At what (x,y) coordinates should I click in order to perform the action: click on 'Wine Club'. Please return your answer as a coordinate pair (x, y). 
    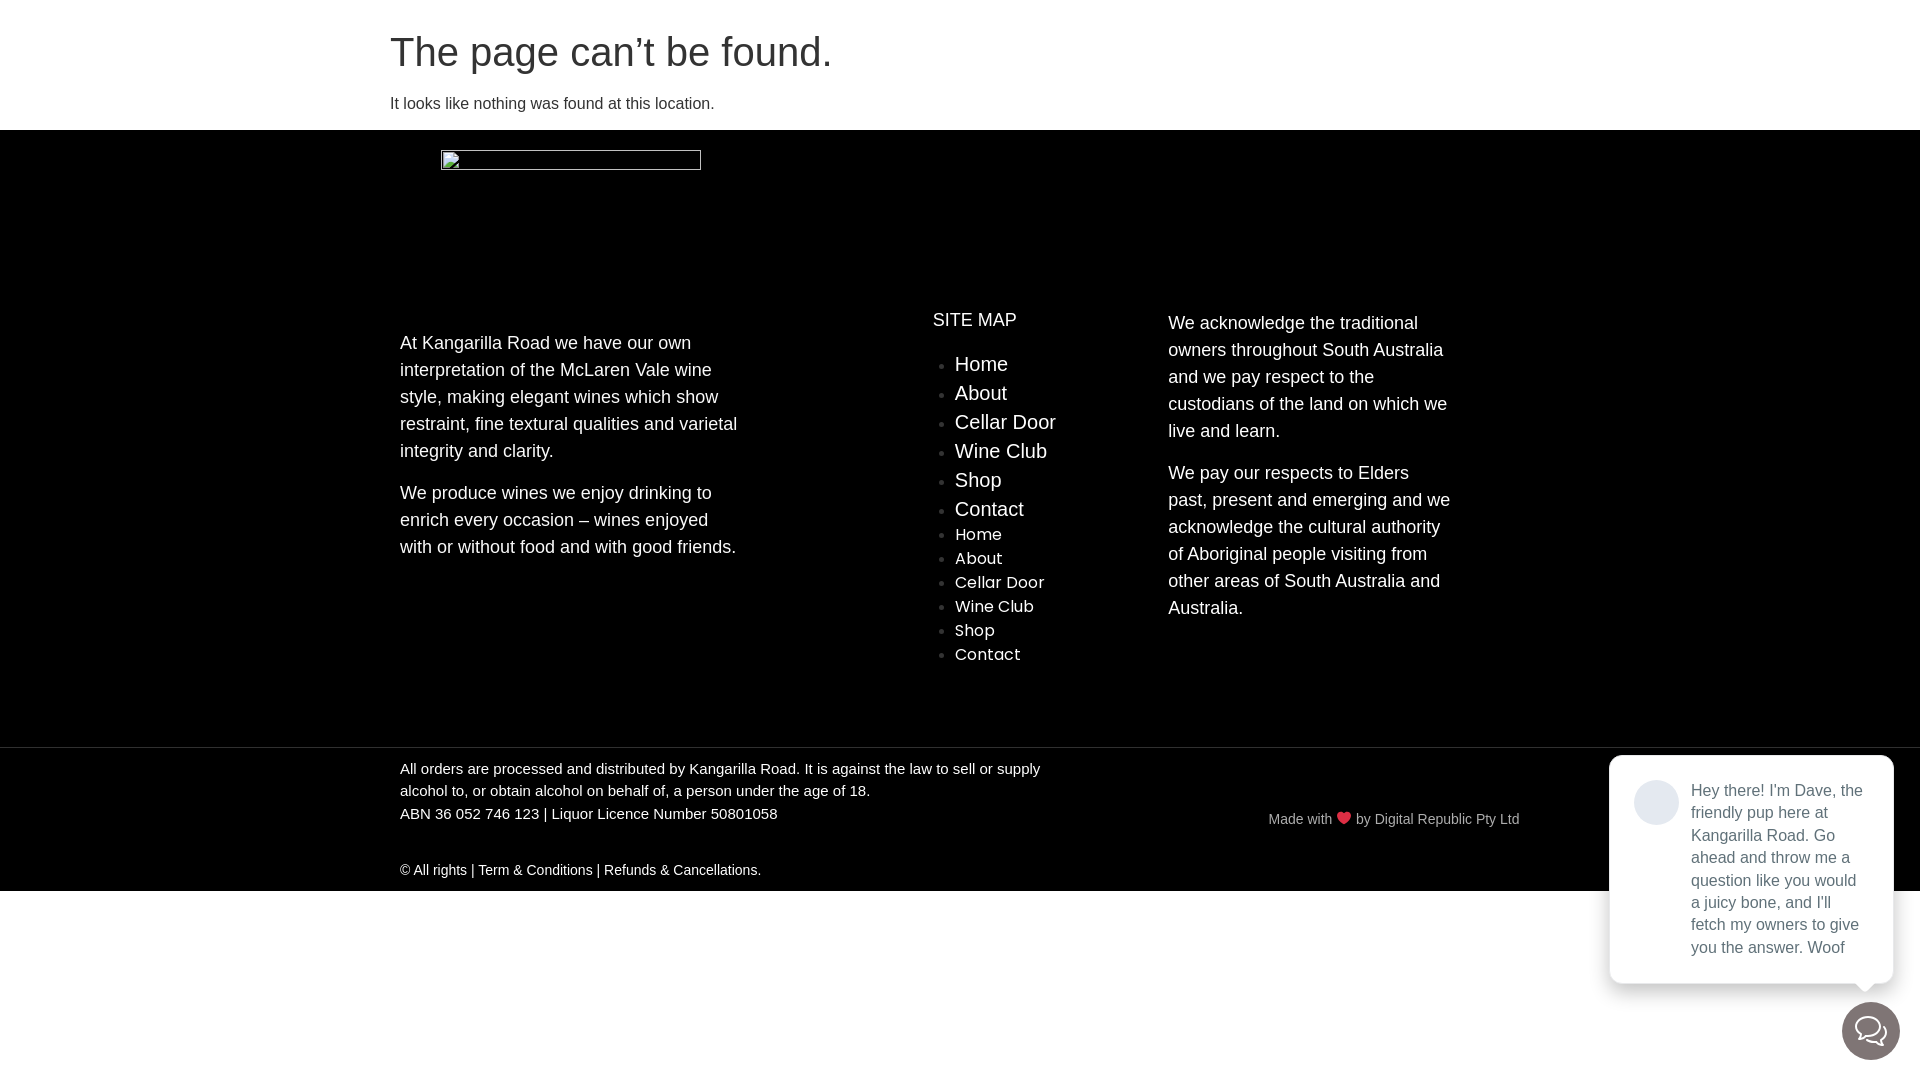
    Looking at the image, I should click on (994, 605).